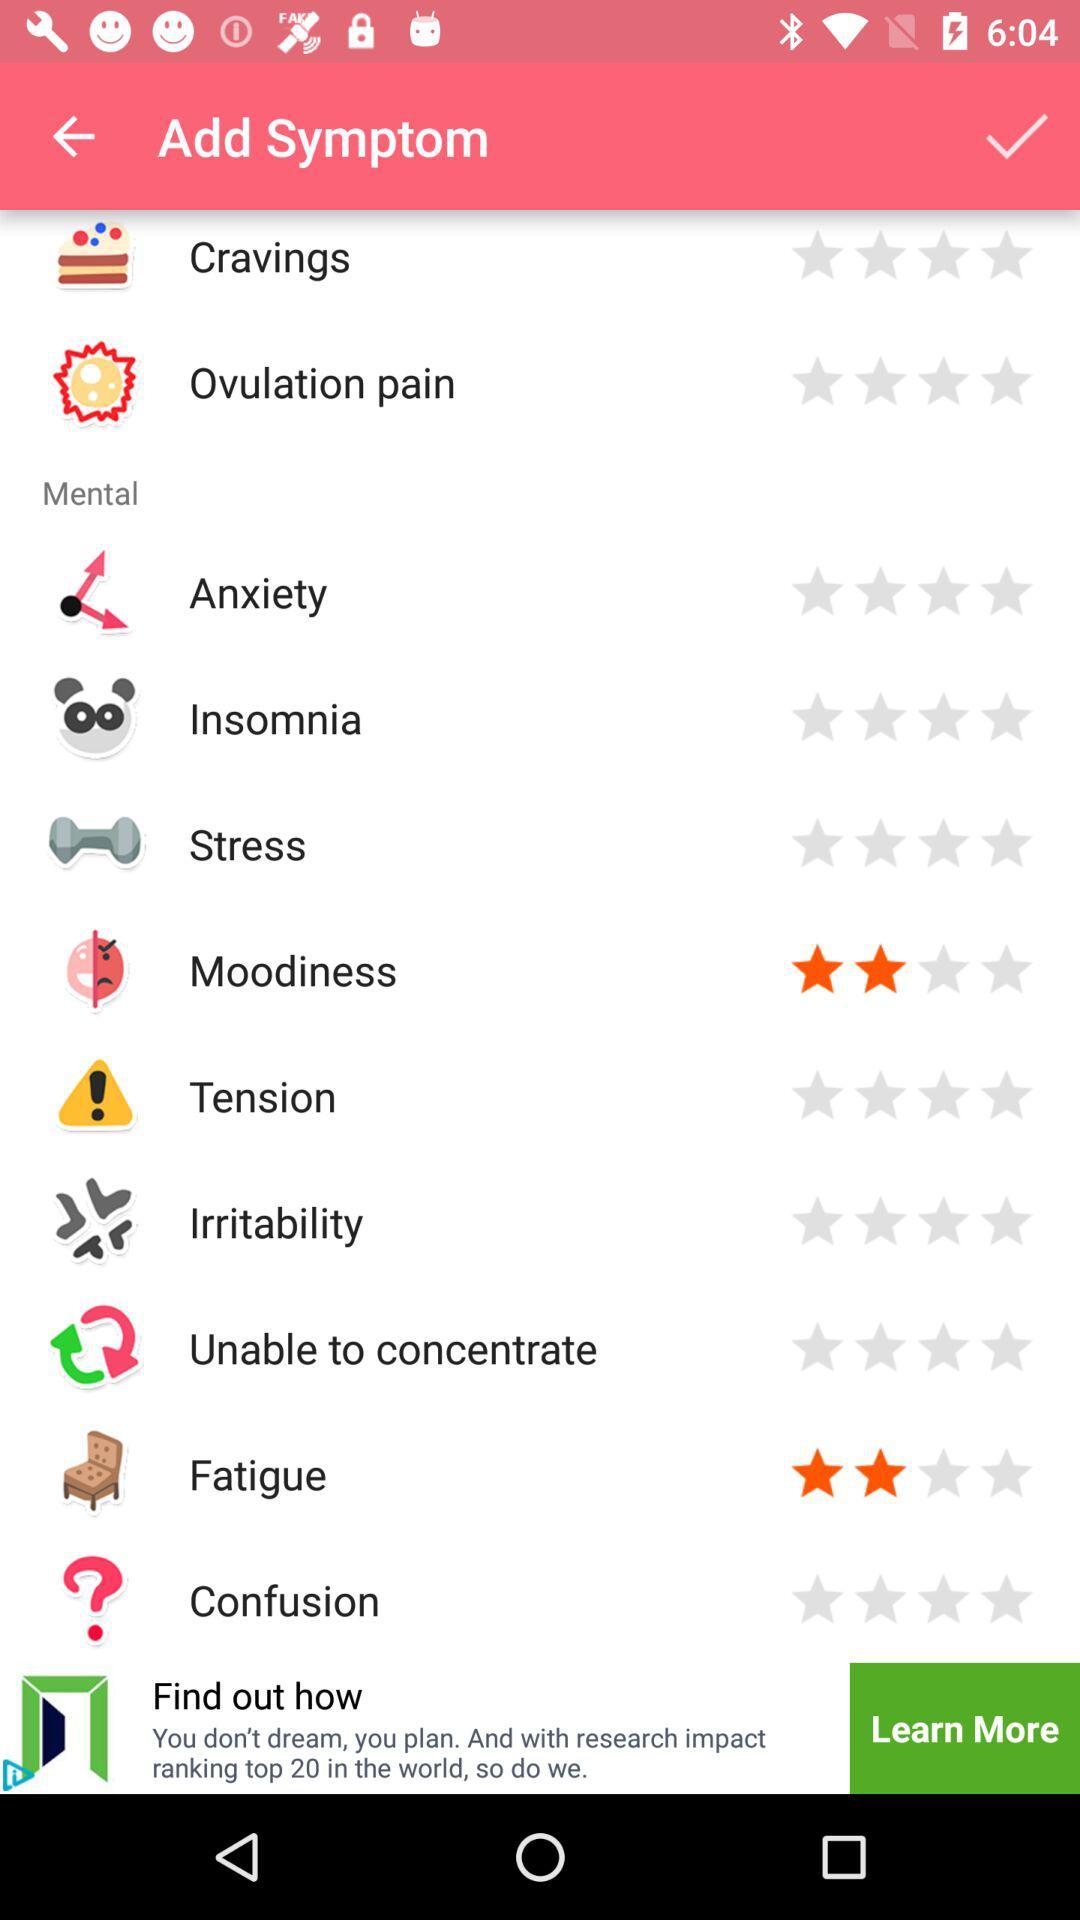  I want to click on rate 3 stars, so click(943, 1347).